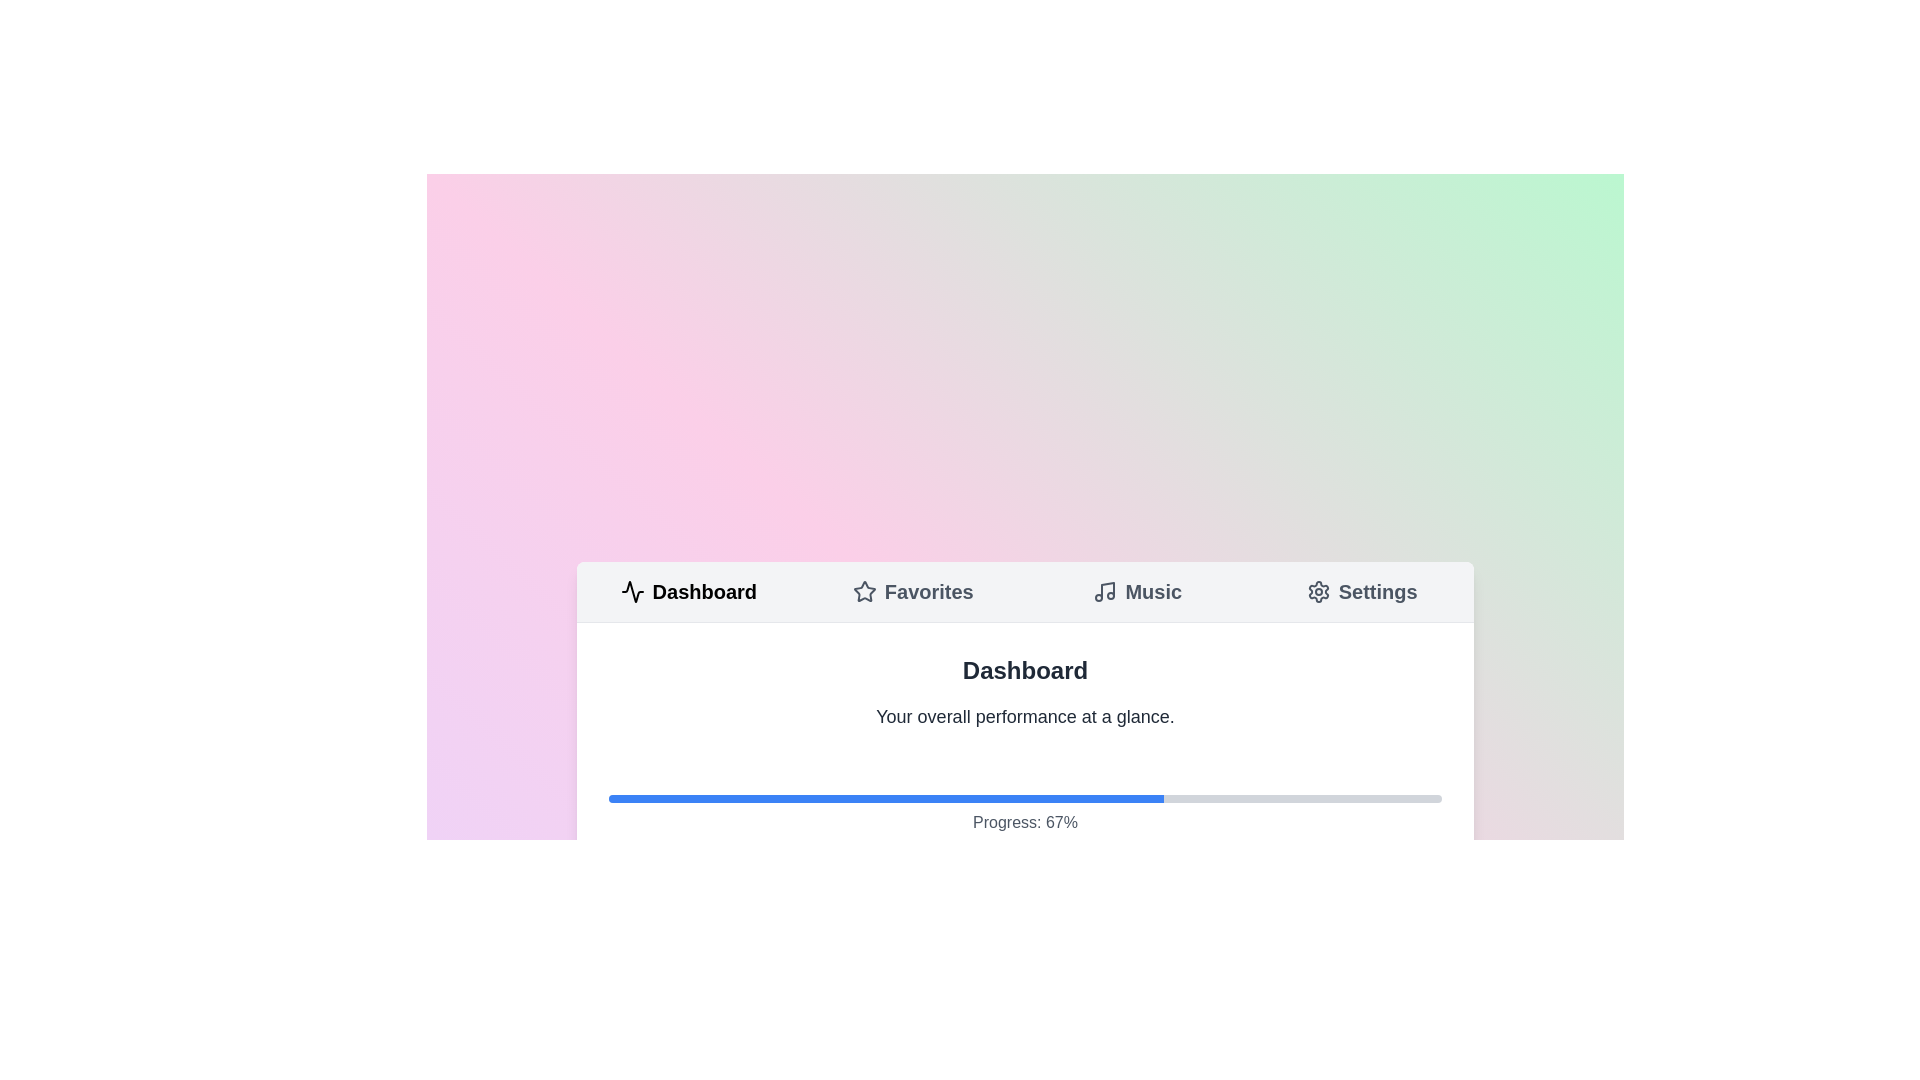 The width and height of the screenshot is (1920, 1080). Describe the element at coordinates (1137, 590) in the screenshot. I see `the tab labeled Music` at that location.